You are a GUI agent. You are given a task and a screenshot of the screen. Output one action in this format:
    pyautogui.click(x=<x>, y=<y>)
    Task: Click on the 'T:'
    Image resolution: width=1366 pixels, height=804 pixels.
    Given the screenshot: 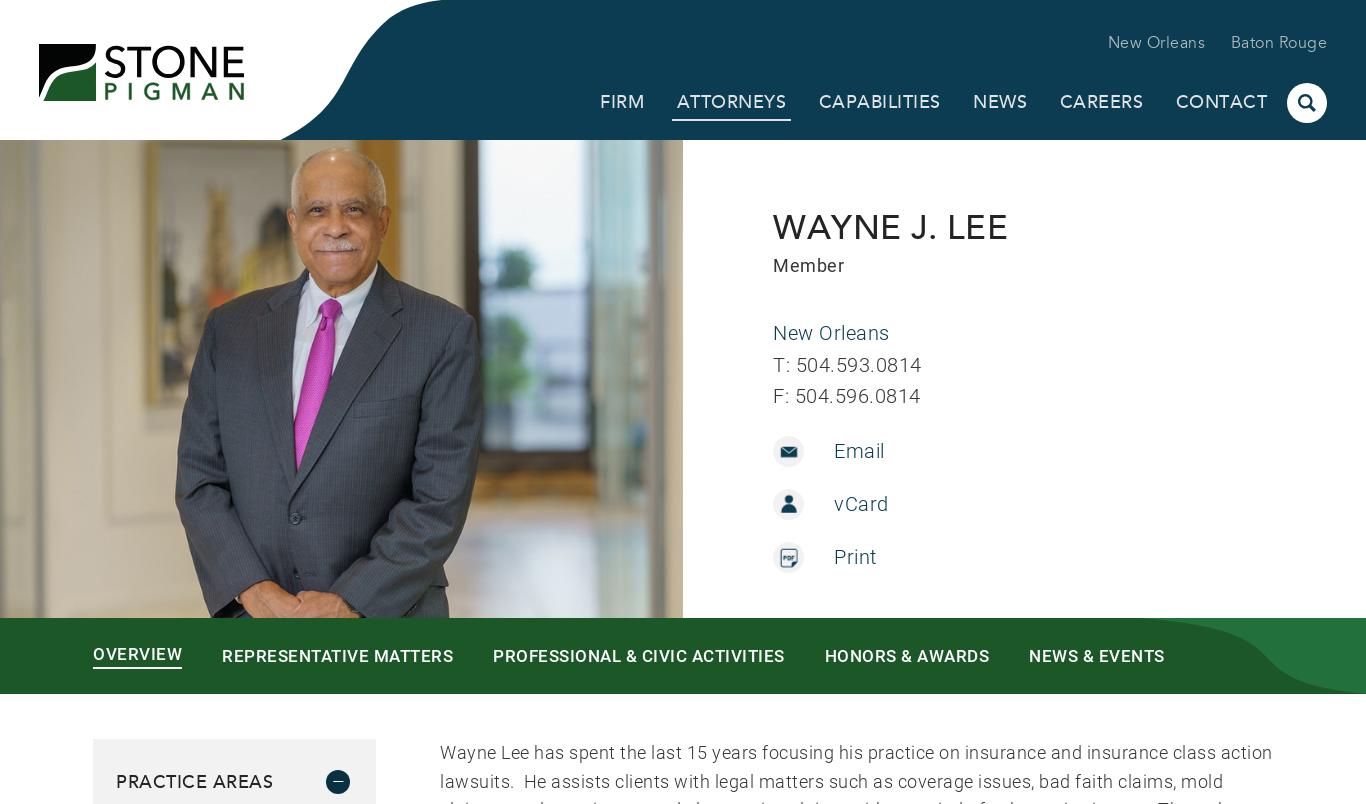 What is the action you would take?
    pyautogui.click(x=773, y=362)
    